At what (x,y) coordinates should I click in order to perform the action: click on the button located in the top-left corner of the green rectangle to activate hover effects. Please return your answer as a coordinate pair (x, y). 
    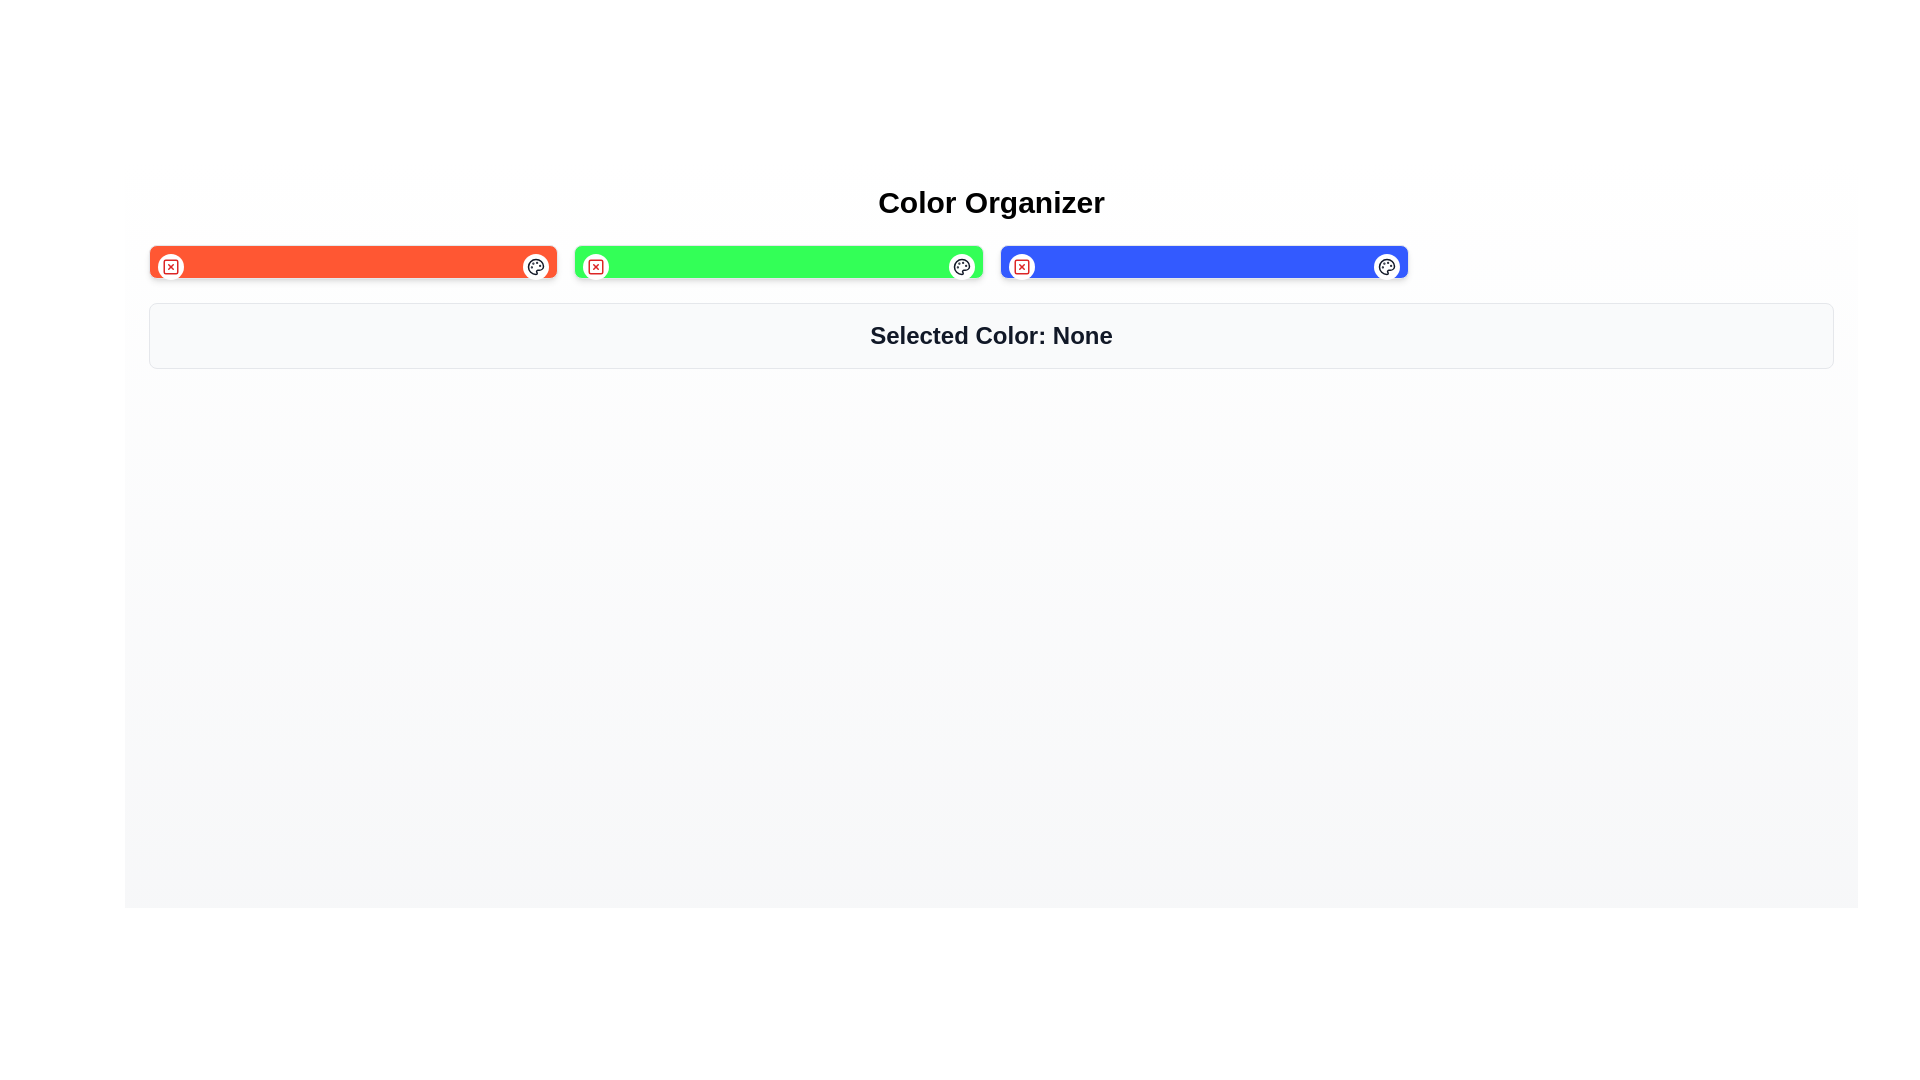
    Looking at the image, I should click on (595, 265).